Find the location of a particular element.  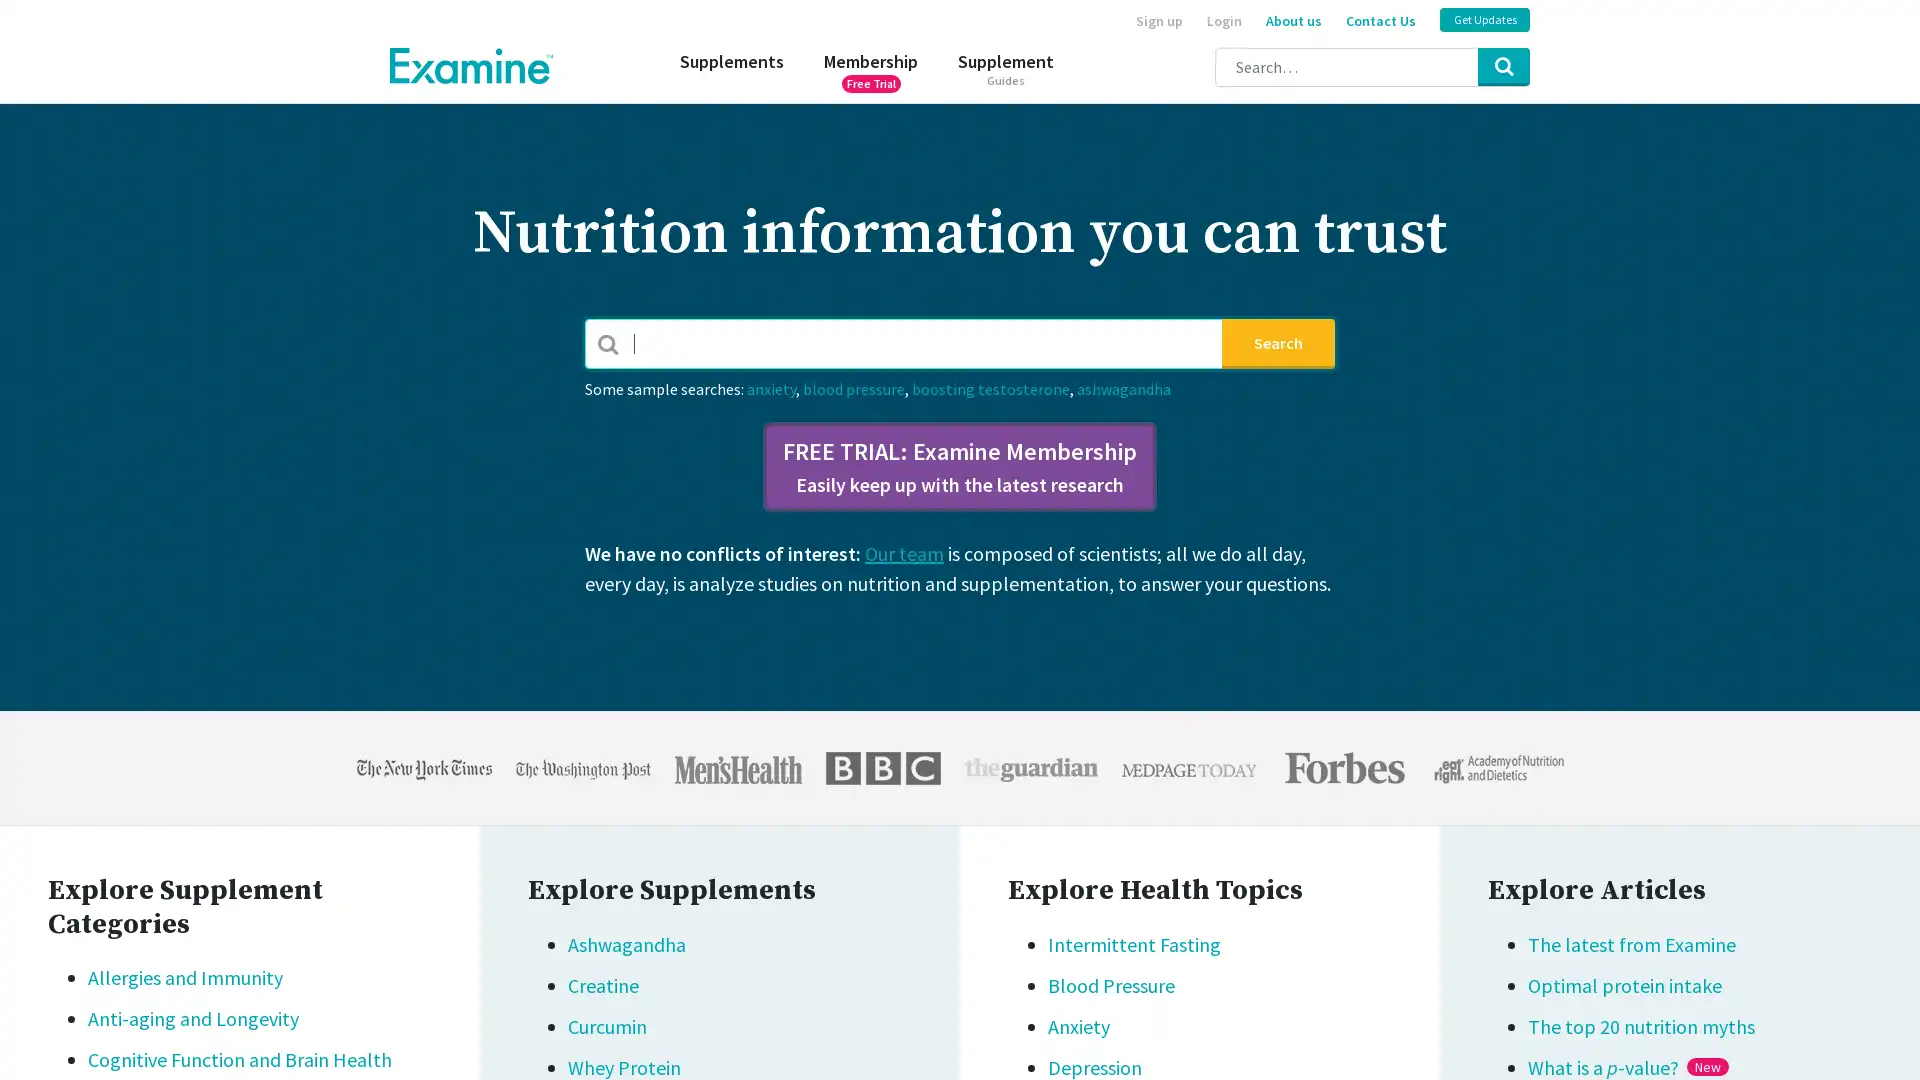

Search is located at coordinates (1277, 342).